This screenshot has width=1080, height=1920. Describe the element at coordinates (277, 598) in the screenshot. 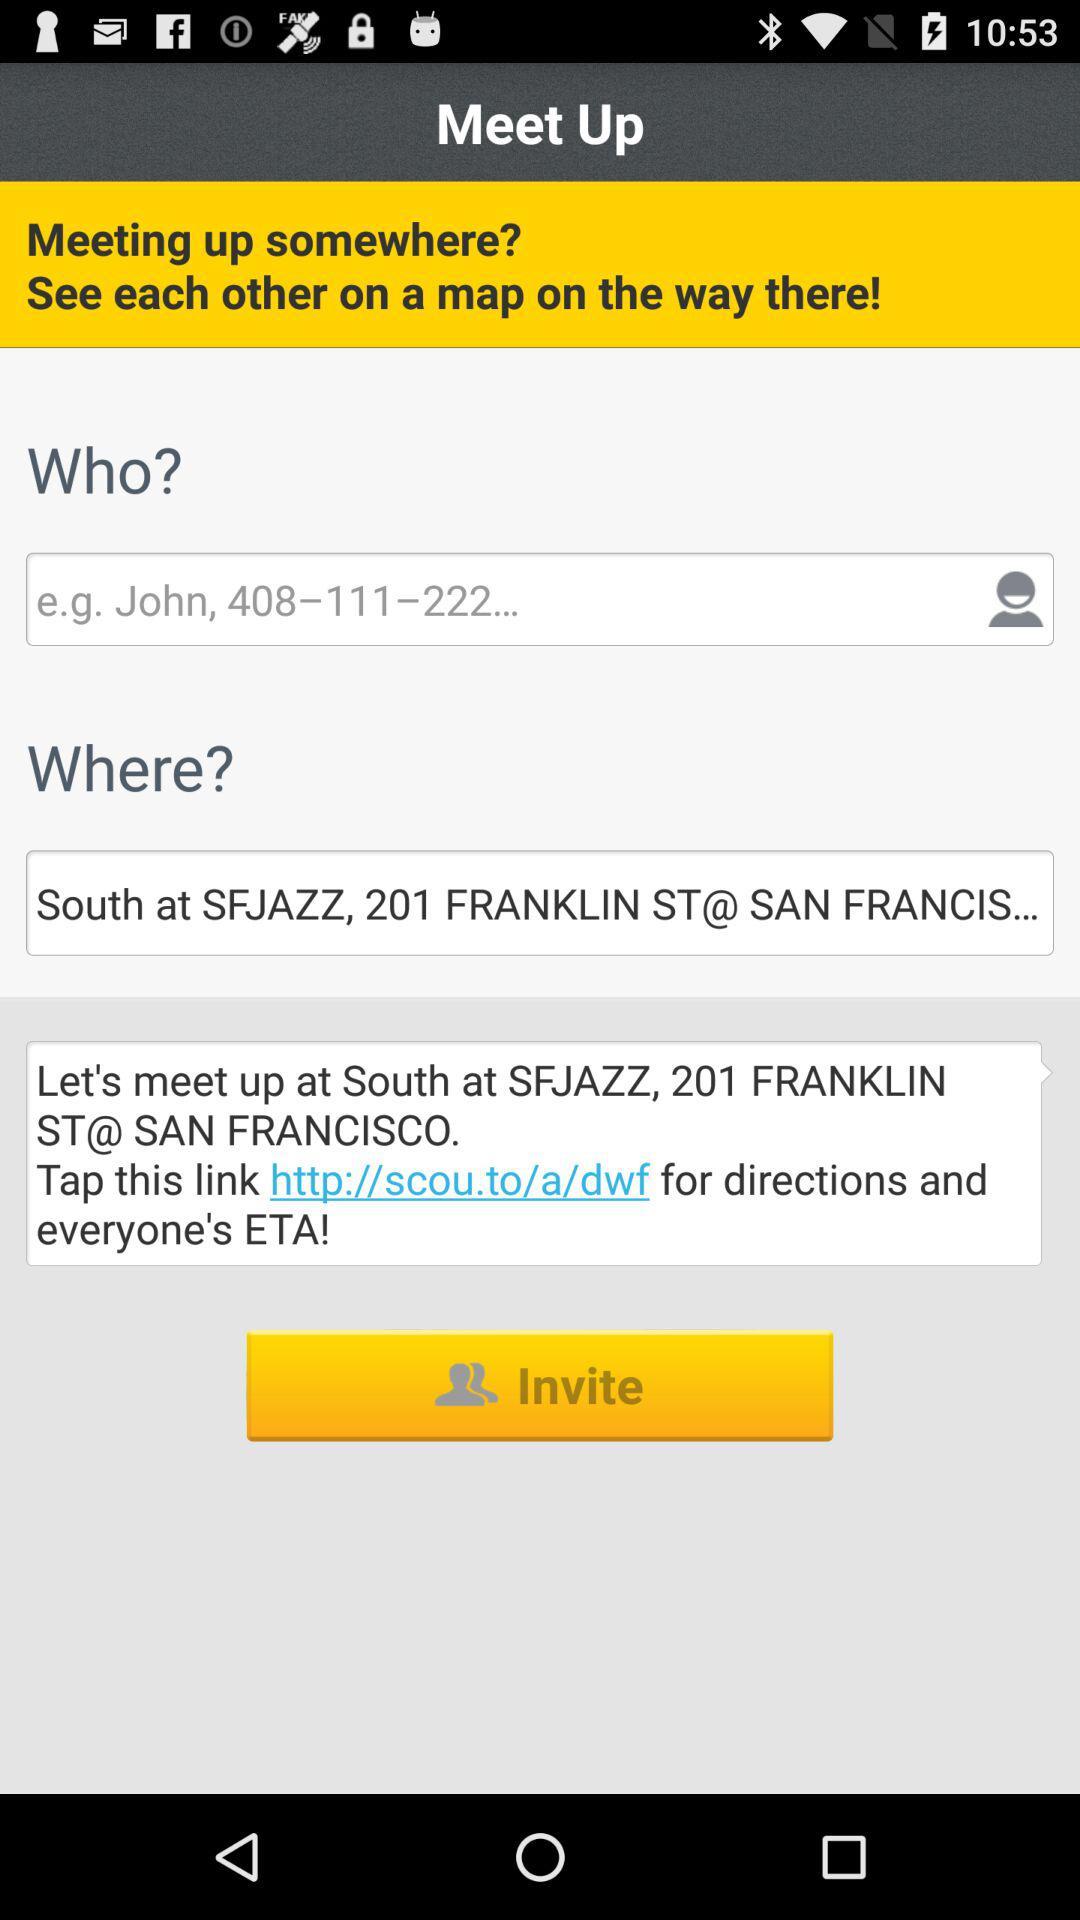

I see `look up person` at that location.